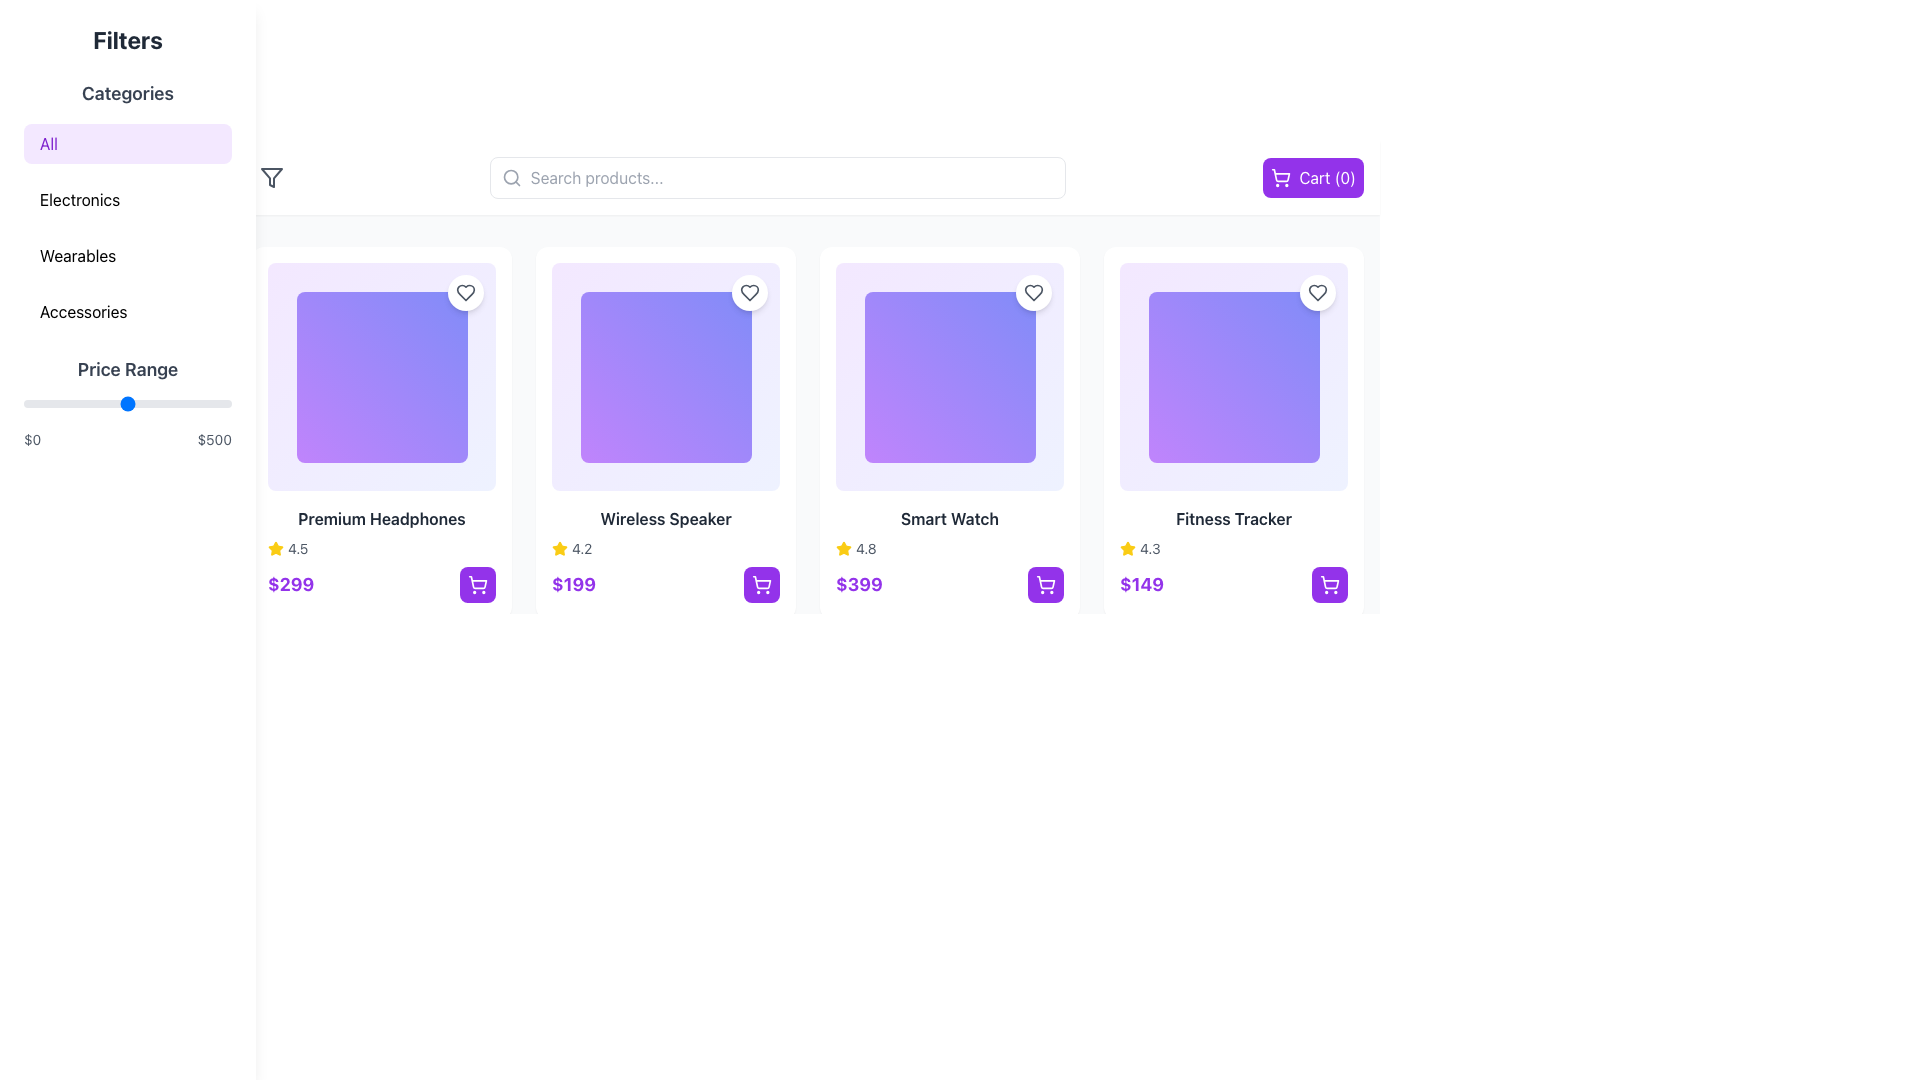  I want to click on the shopping cart icon labeled 'Cart (0)' located at the top-right corner of the interface, so click(1281, 176).